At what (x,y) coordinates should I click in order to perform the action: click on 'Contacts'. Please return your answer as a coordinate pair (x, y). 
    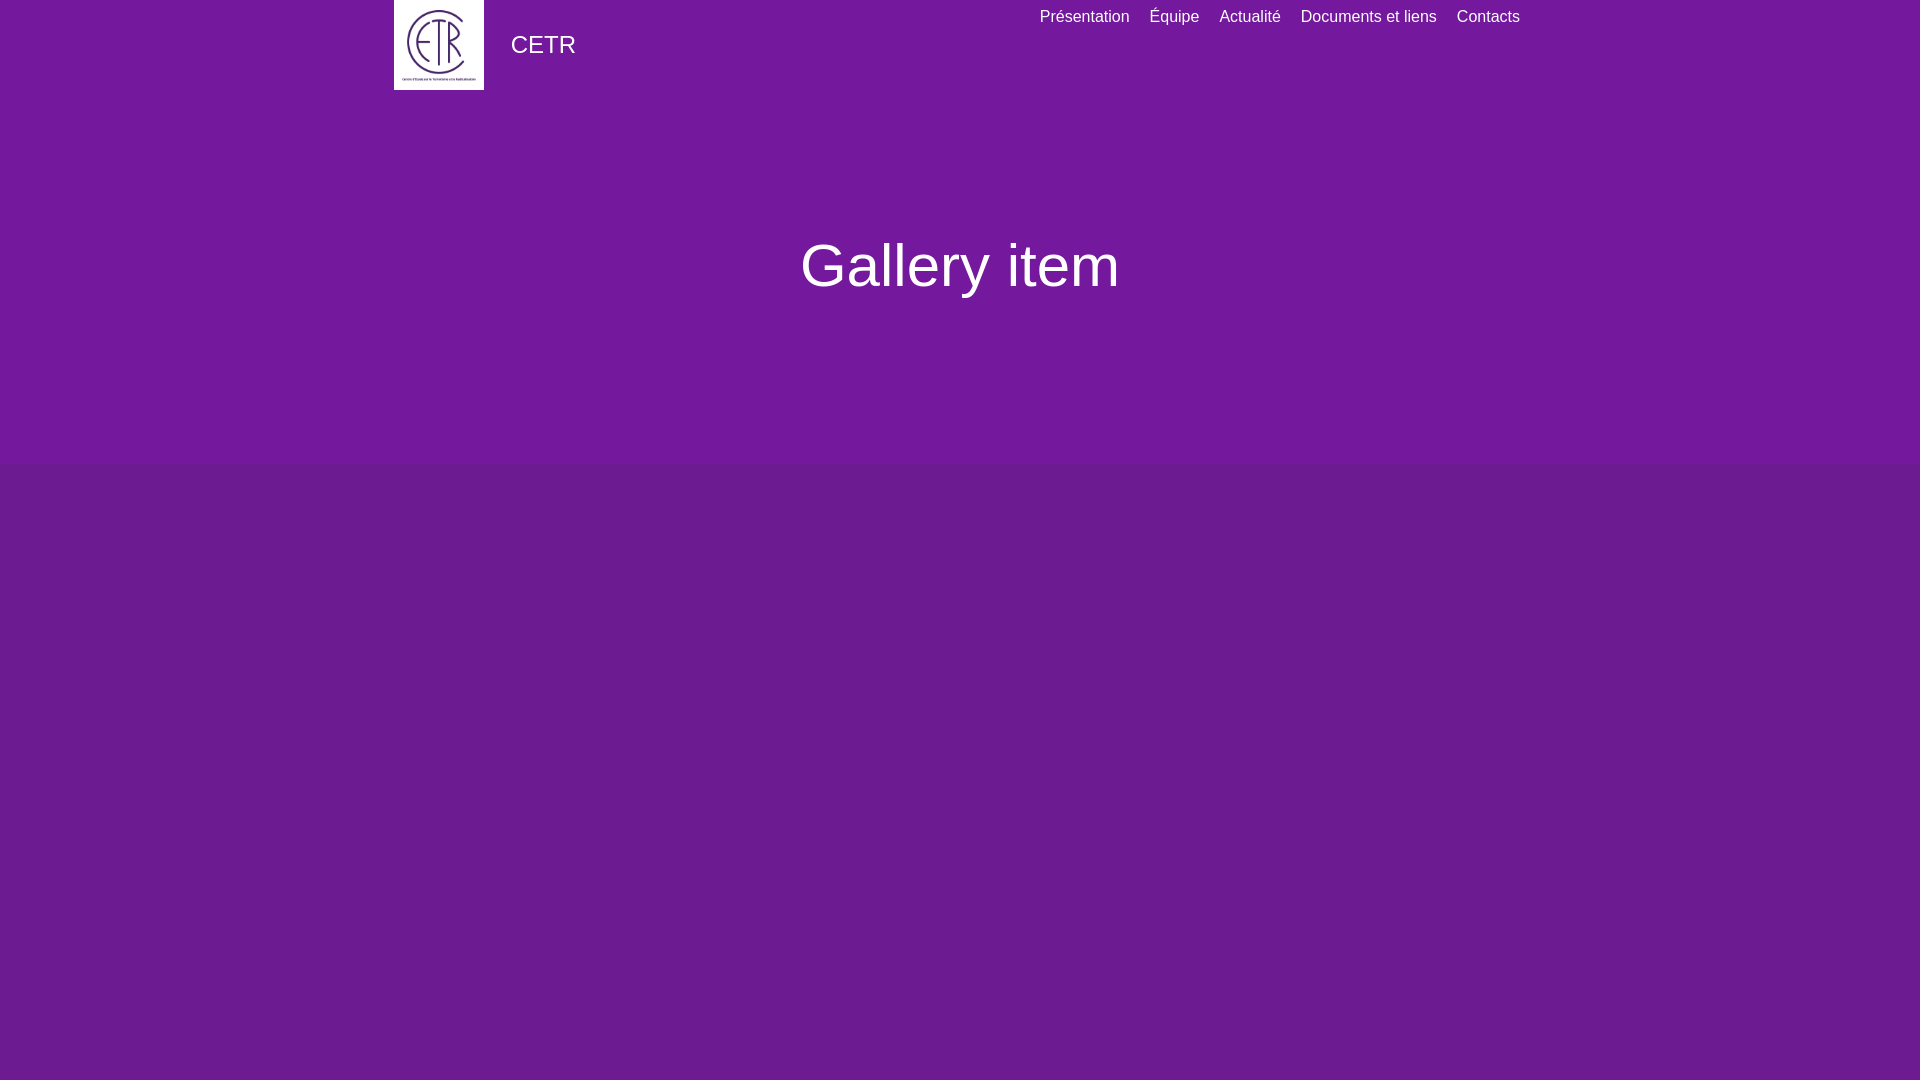
    Looking at the image, I should click on (1488, 16).